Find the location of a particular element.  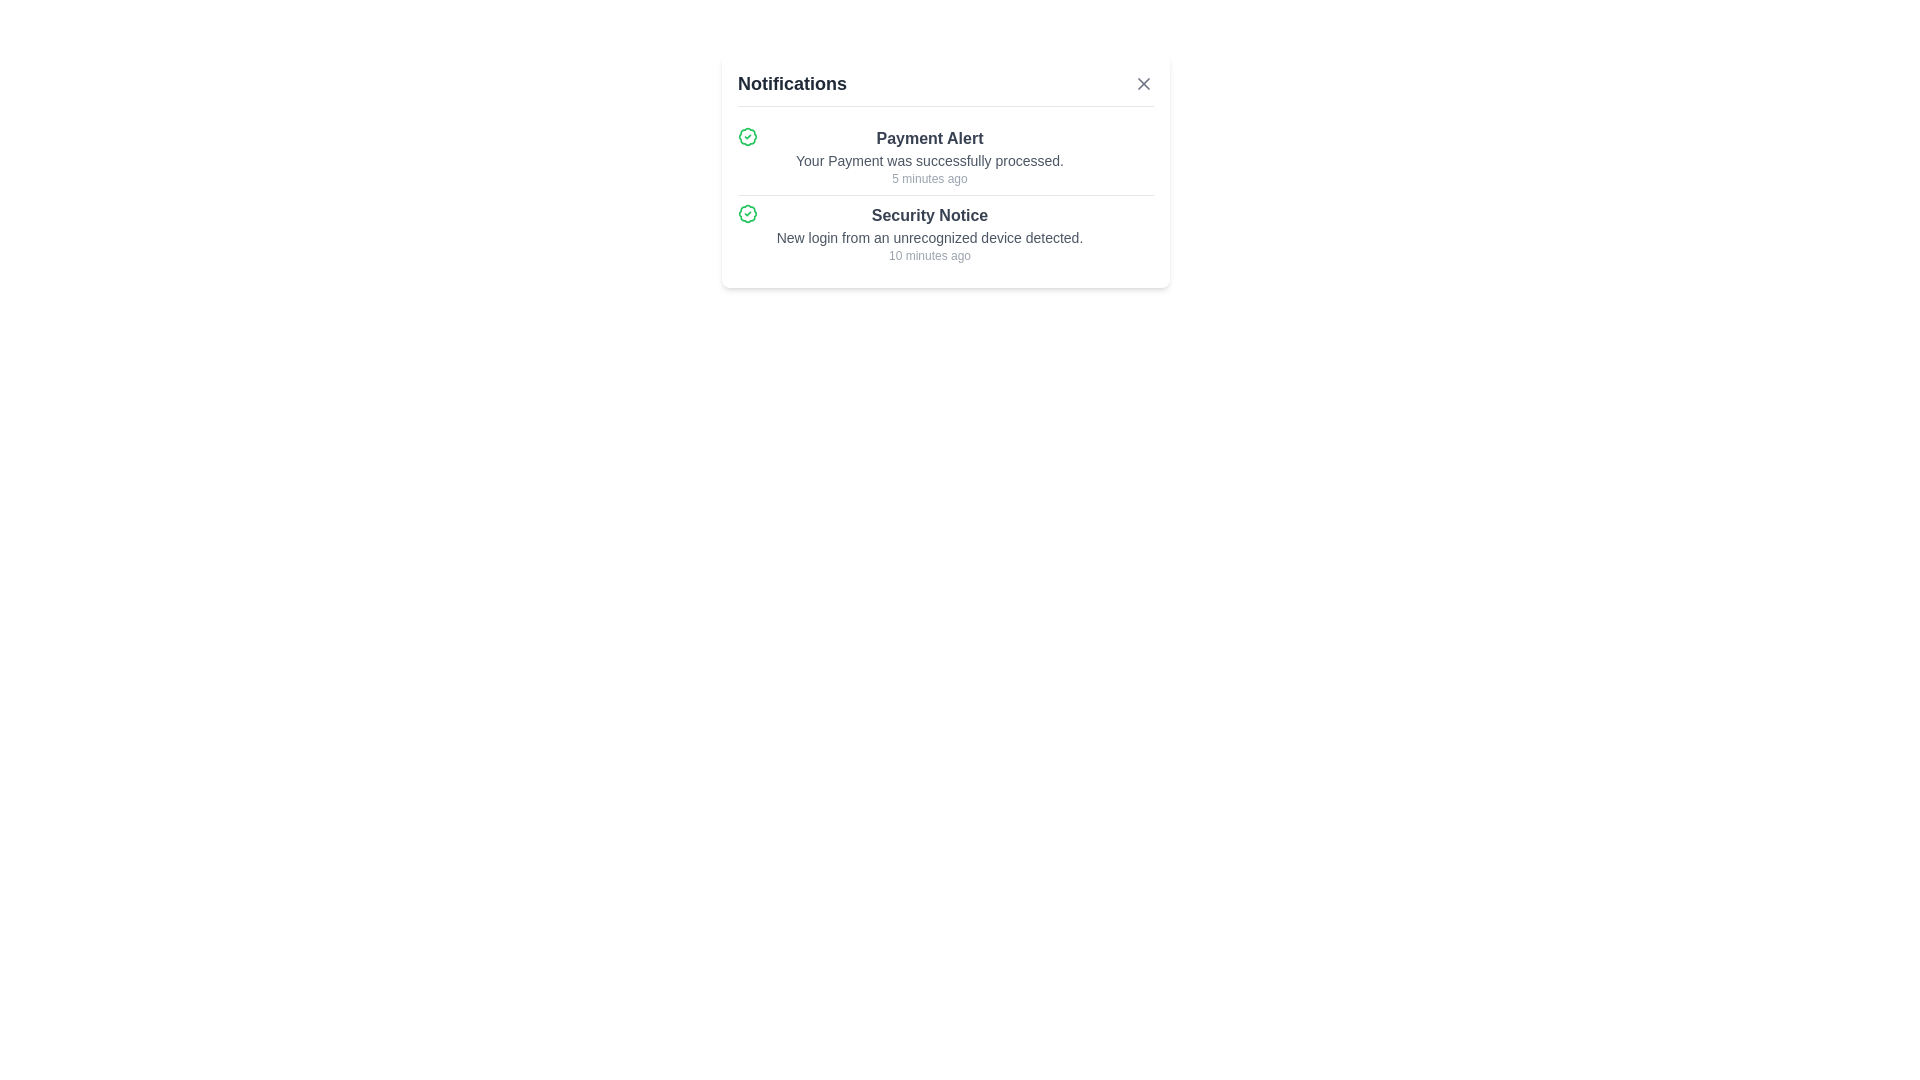

the icon located to the left of the 'Payment Alert' notification under the 'Notifications' header is located at coordinates (747, 136).